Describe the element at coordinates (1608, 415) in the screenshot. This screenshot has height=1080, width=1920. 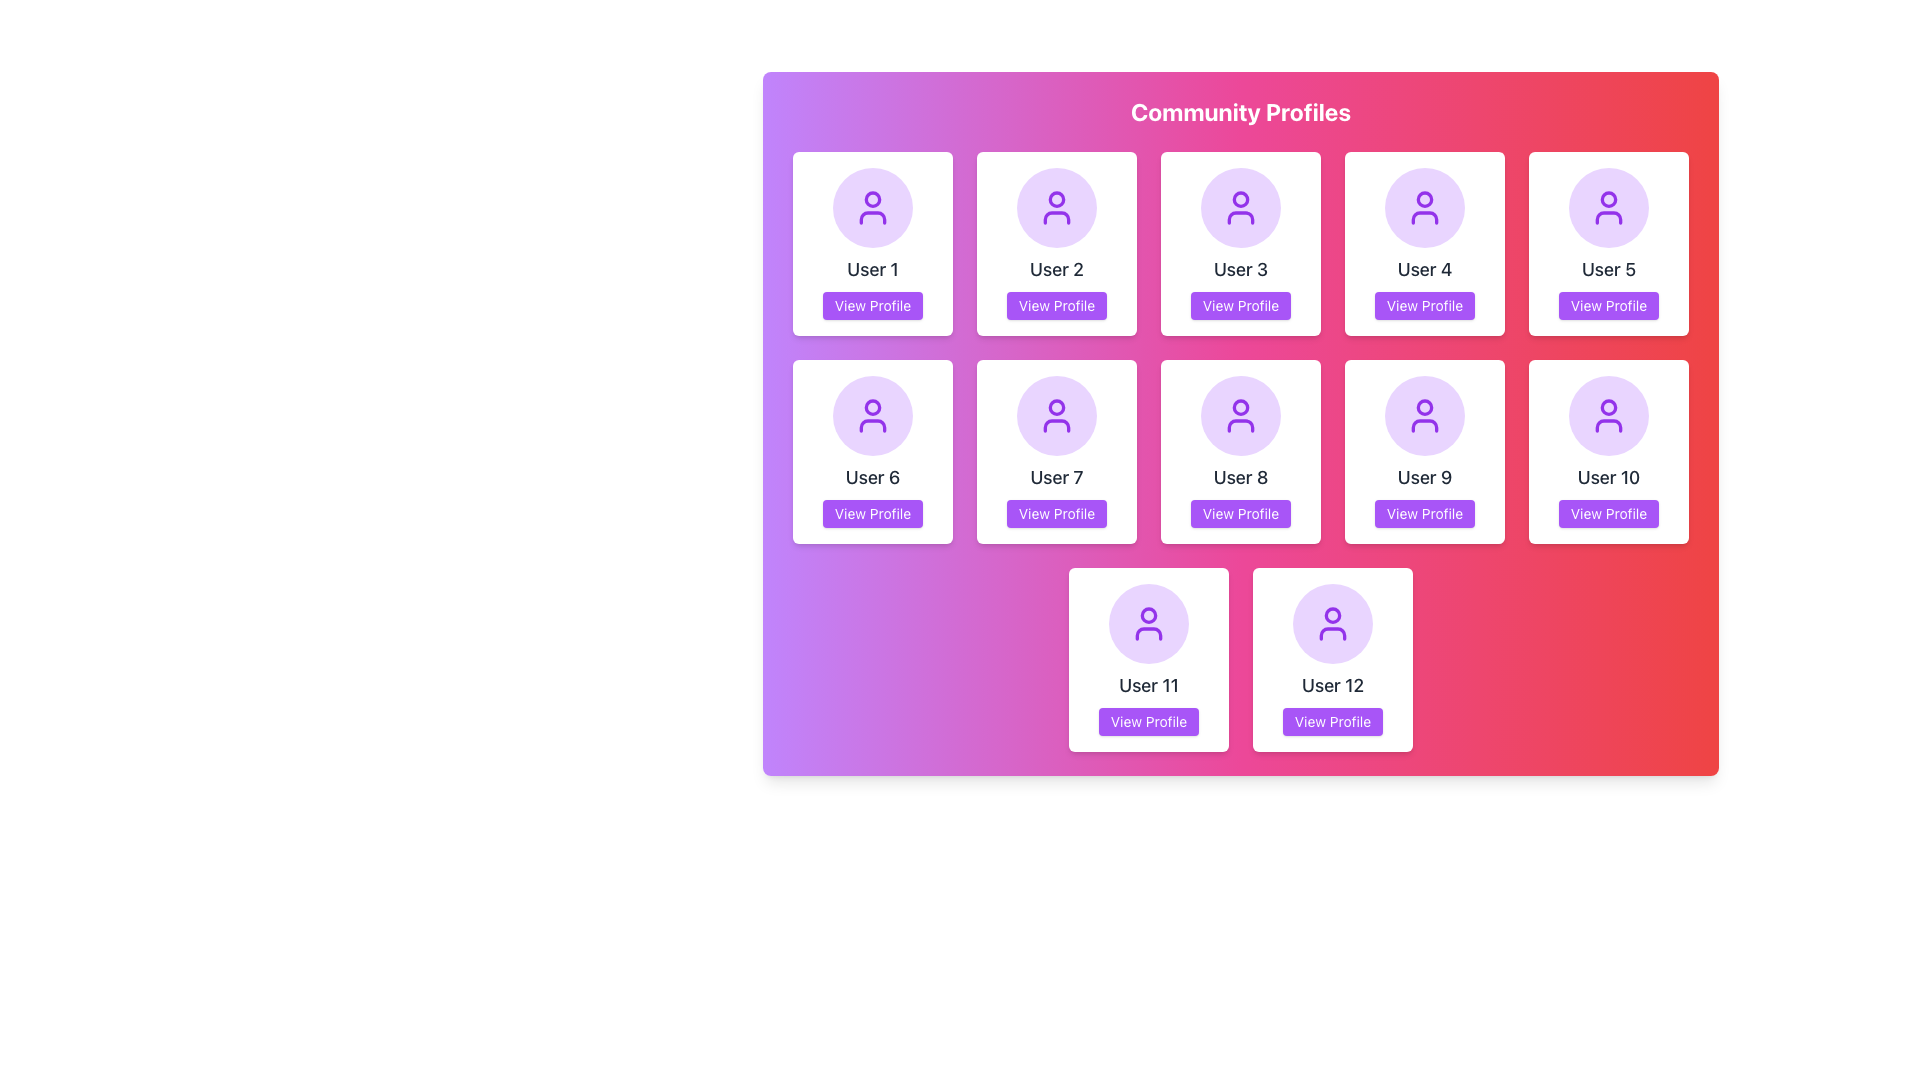
I see `the user profile icon represented by a purple outline of a person on a light purple background, located in the last column of the second row in a grid layout` at that location.